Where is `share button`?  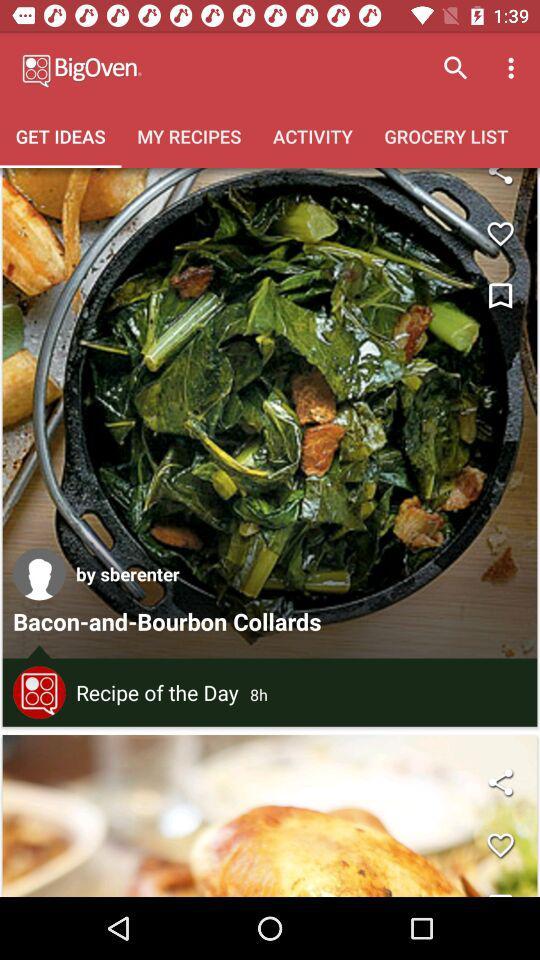
share button is located at coordinates (499, 782).